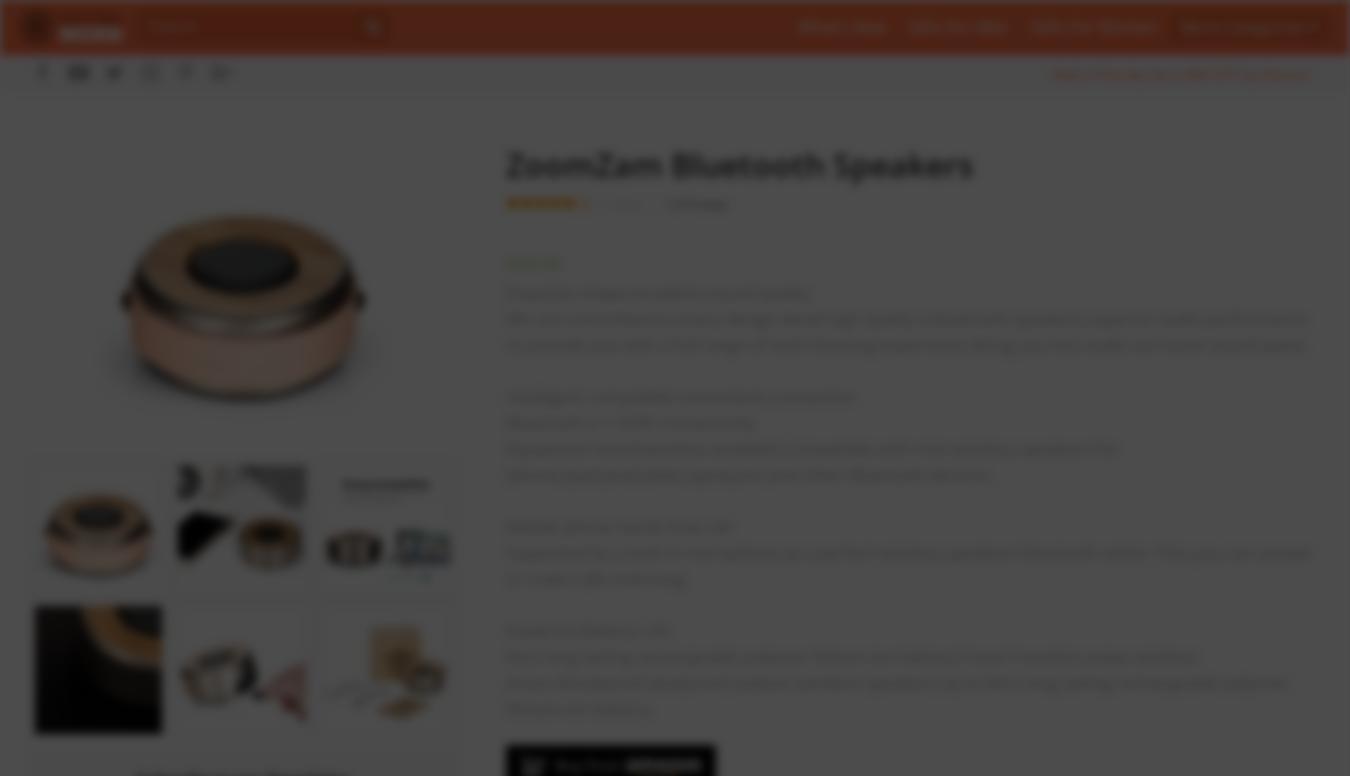 The height and width of the screenshot is (776, 1350). Describe the element at coordinates (504, 262) in the screenshot. I see `'$'` at that location.